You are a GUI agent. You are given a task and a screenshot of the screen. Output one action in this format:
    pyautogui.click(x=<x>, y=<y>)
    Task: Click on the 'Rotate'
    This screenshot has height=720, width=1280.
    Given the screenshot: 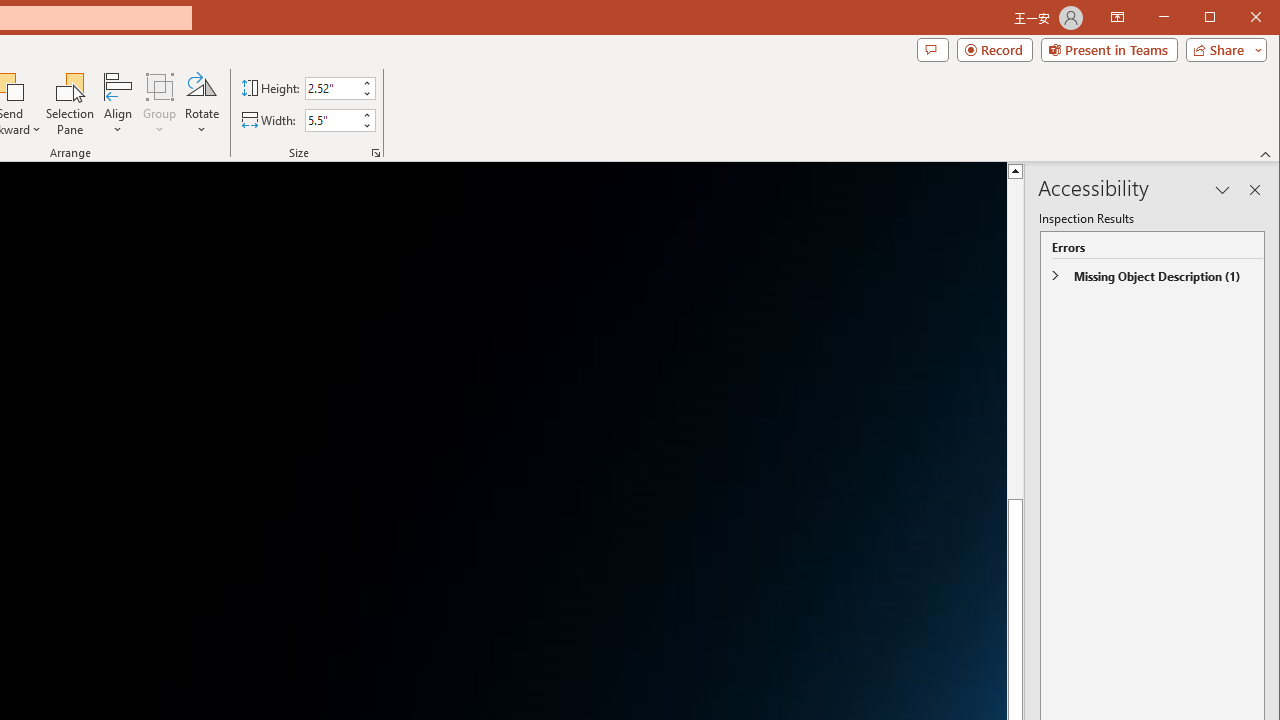 What is the action you would take?
    pyautogui.click(x=201, y=104)
    